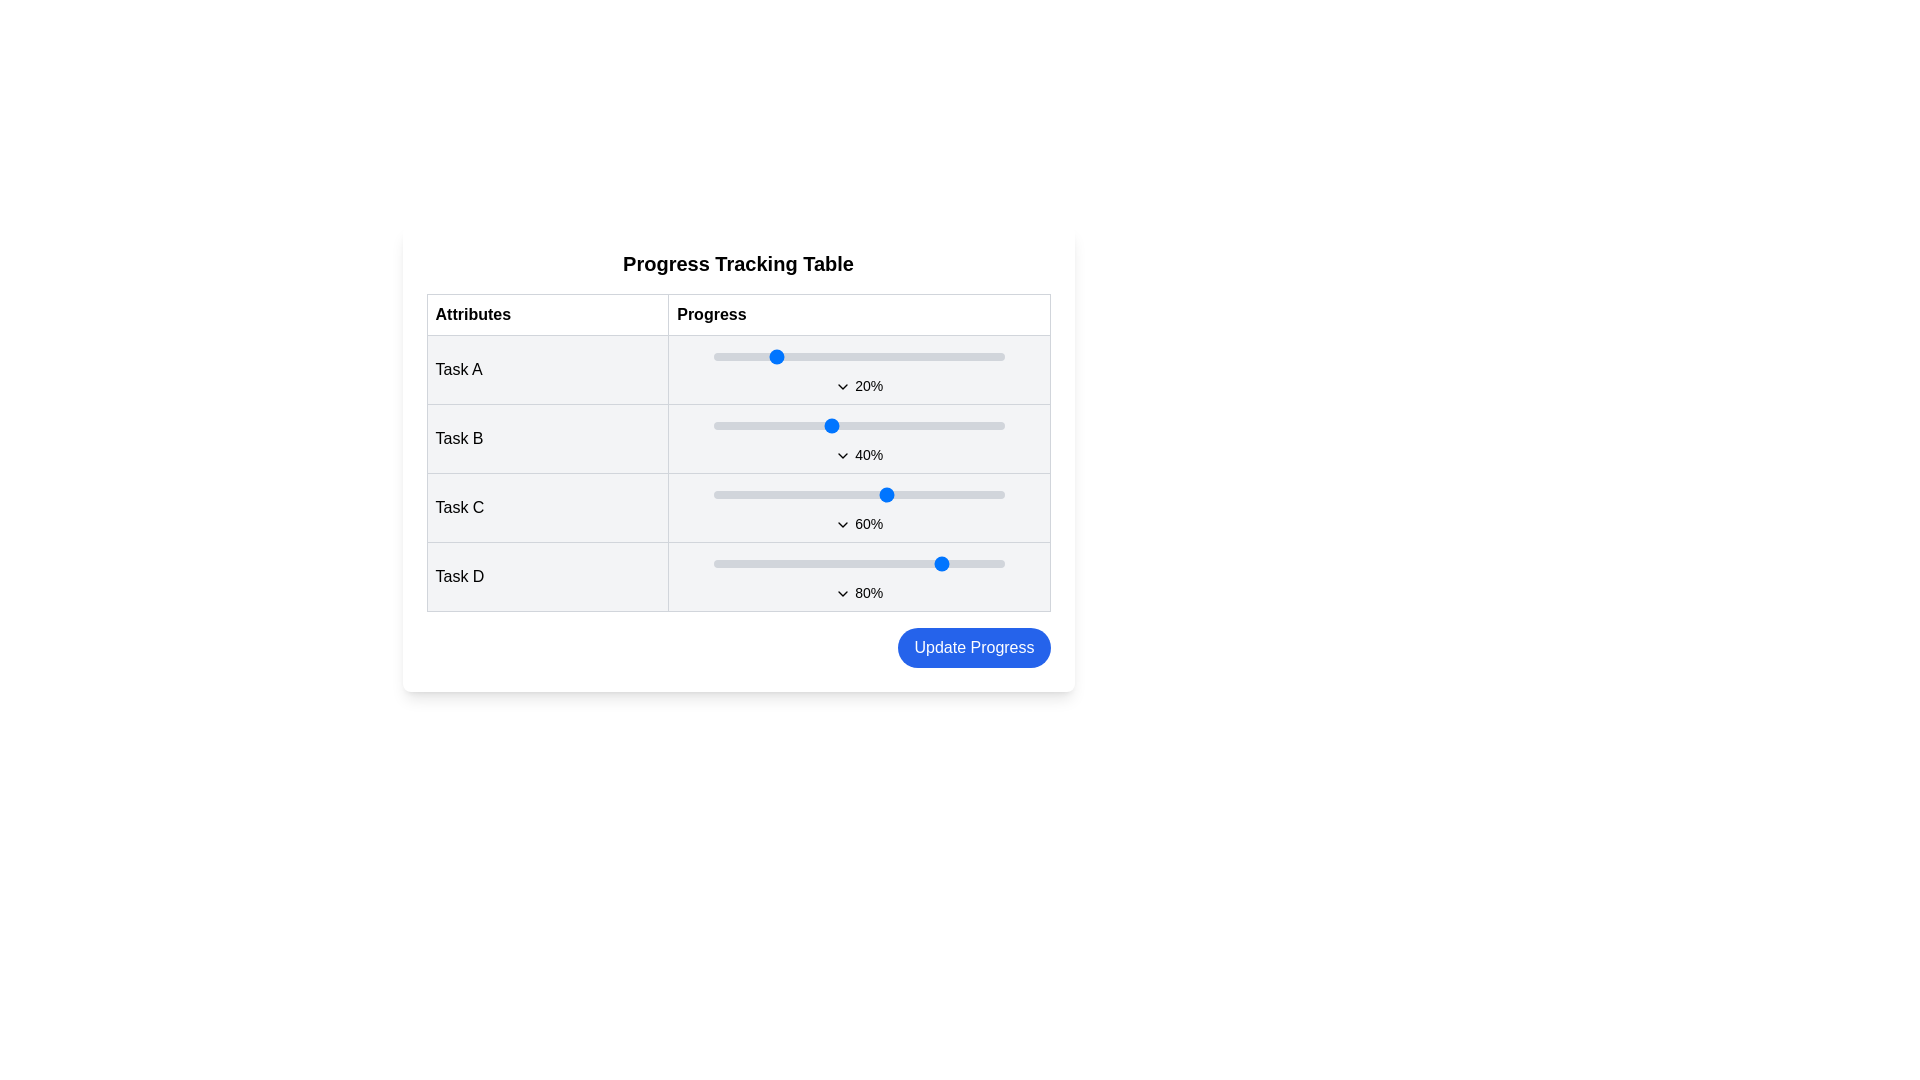  I want to click on the progress level, so click(913, 494).